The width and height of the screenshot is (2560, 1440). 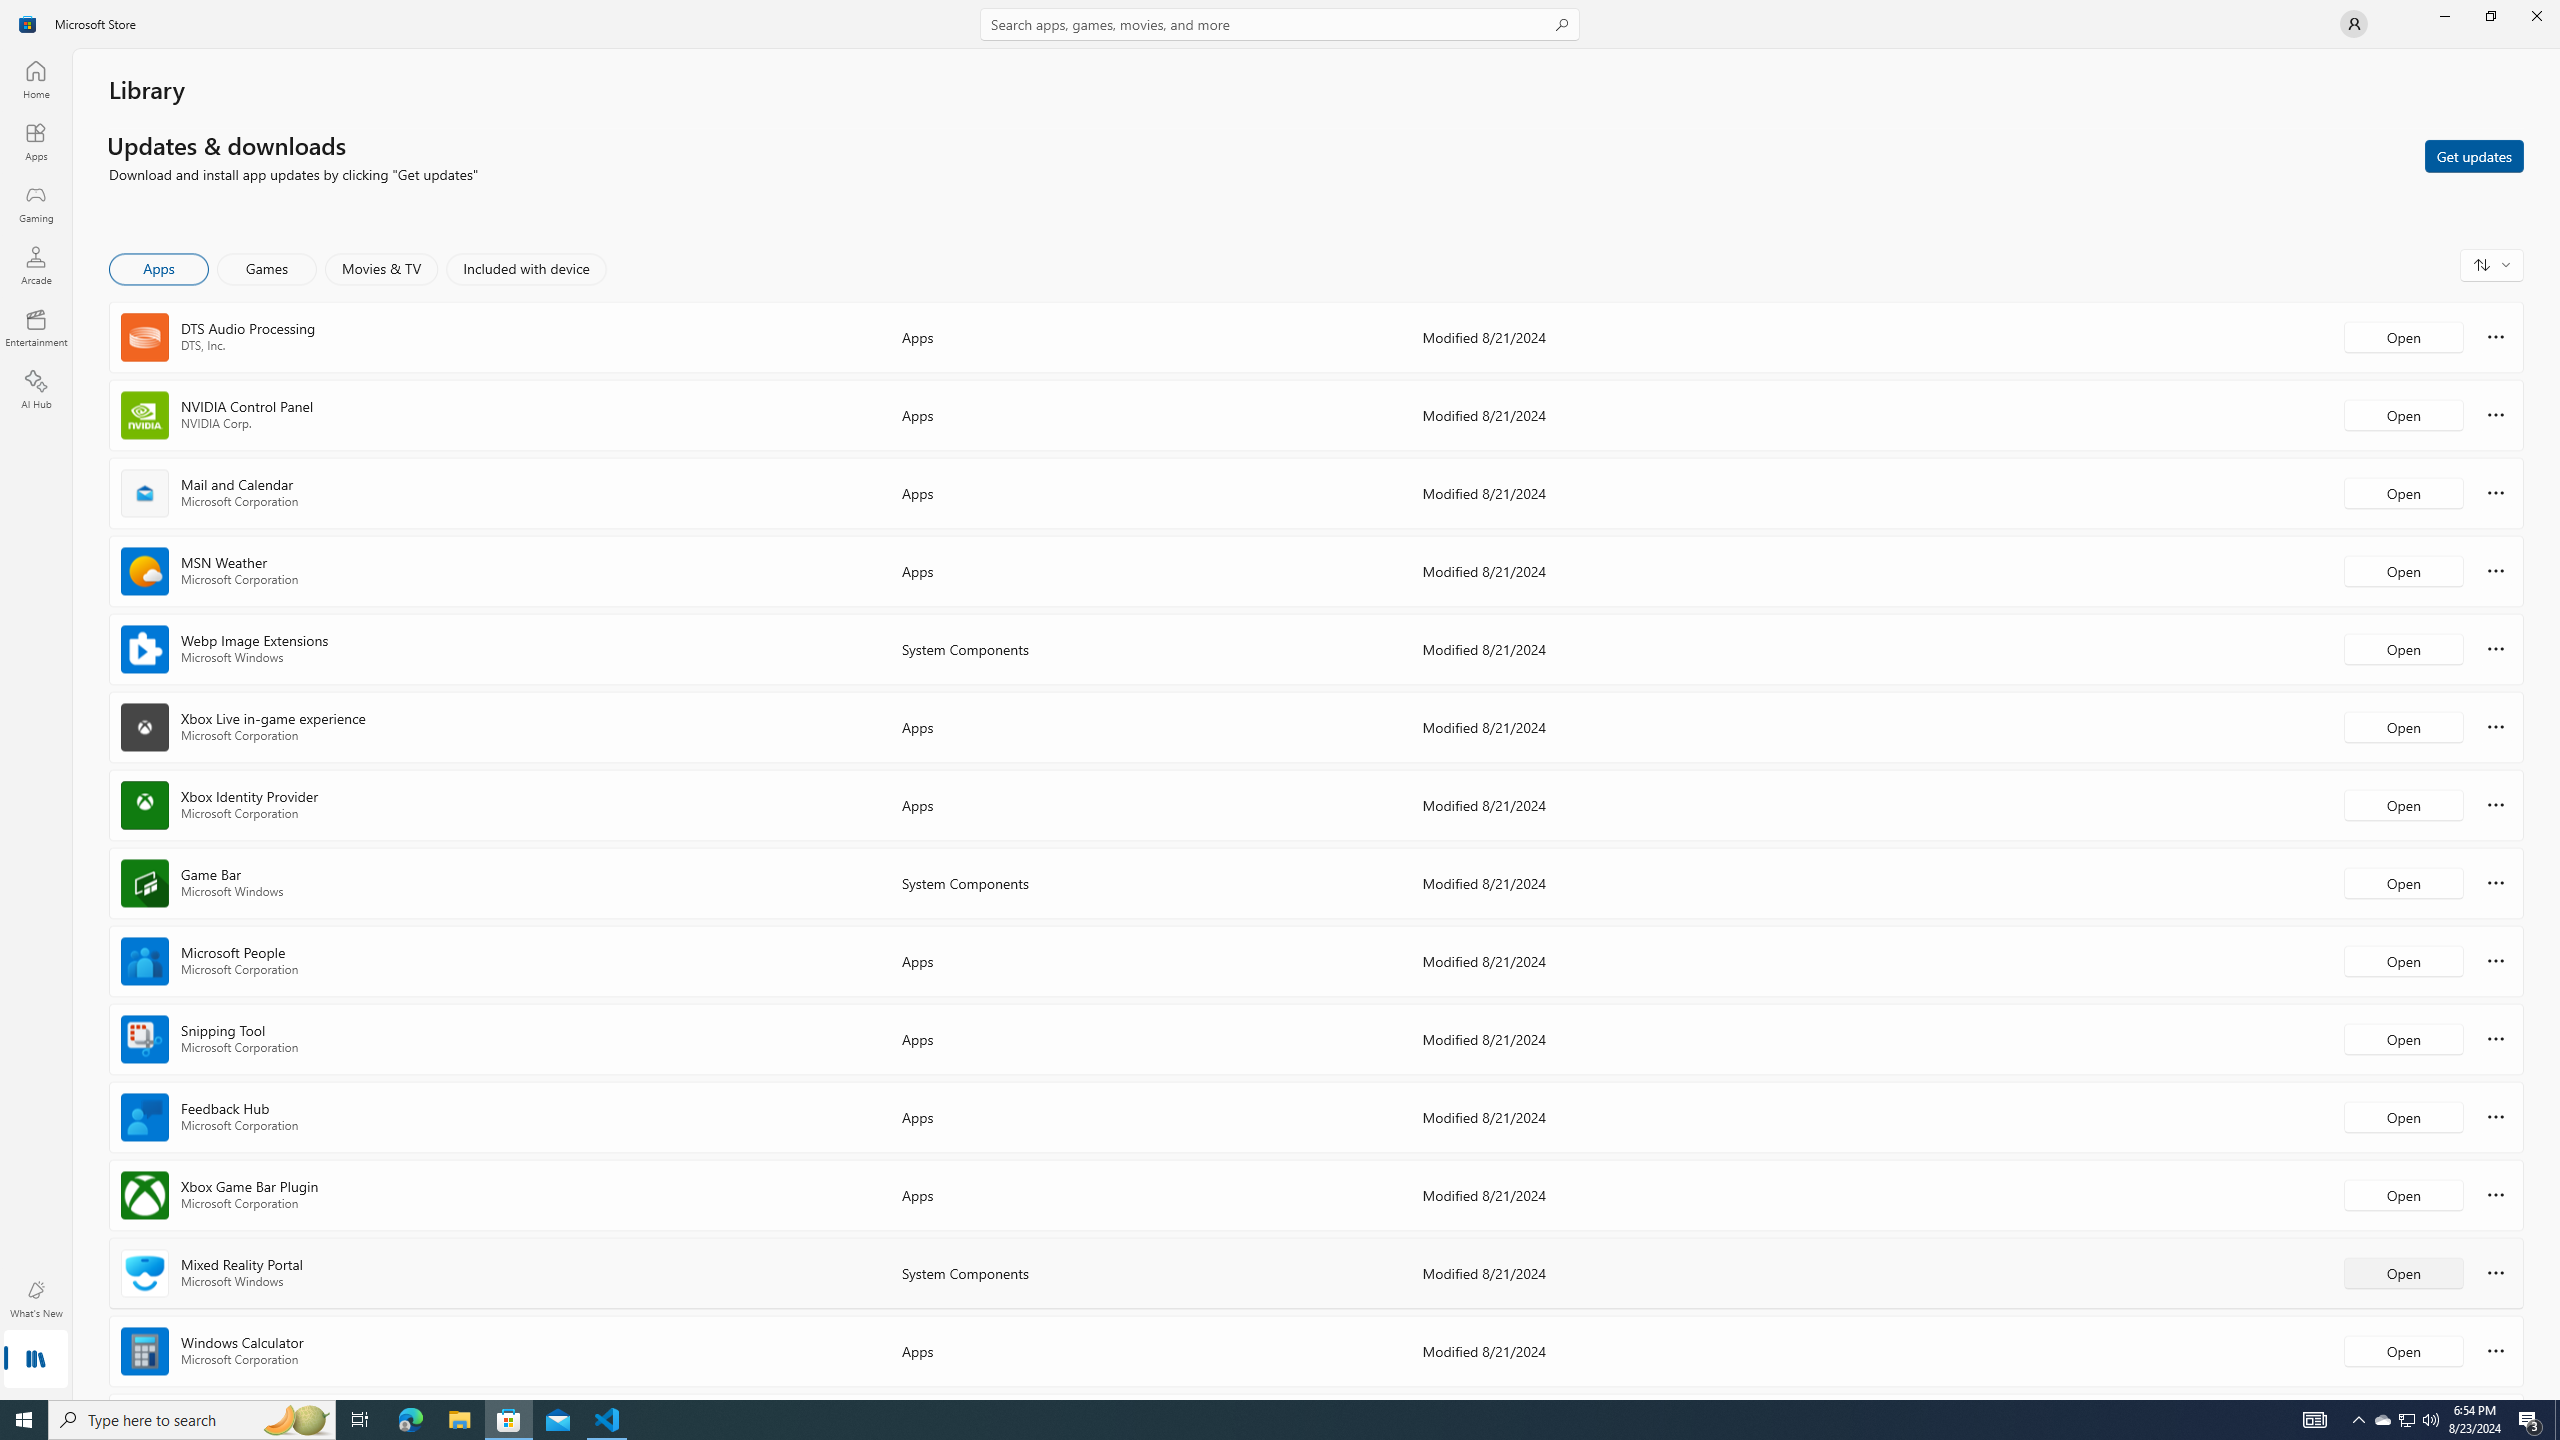 I want to click on 'Restore Microsoft Store', so click(x=2490, y=15).